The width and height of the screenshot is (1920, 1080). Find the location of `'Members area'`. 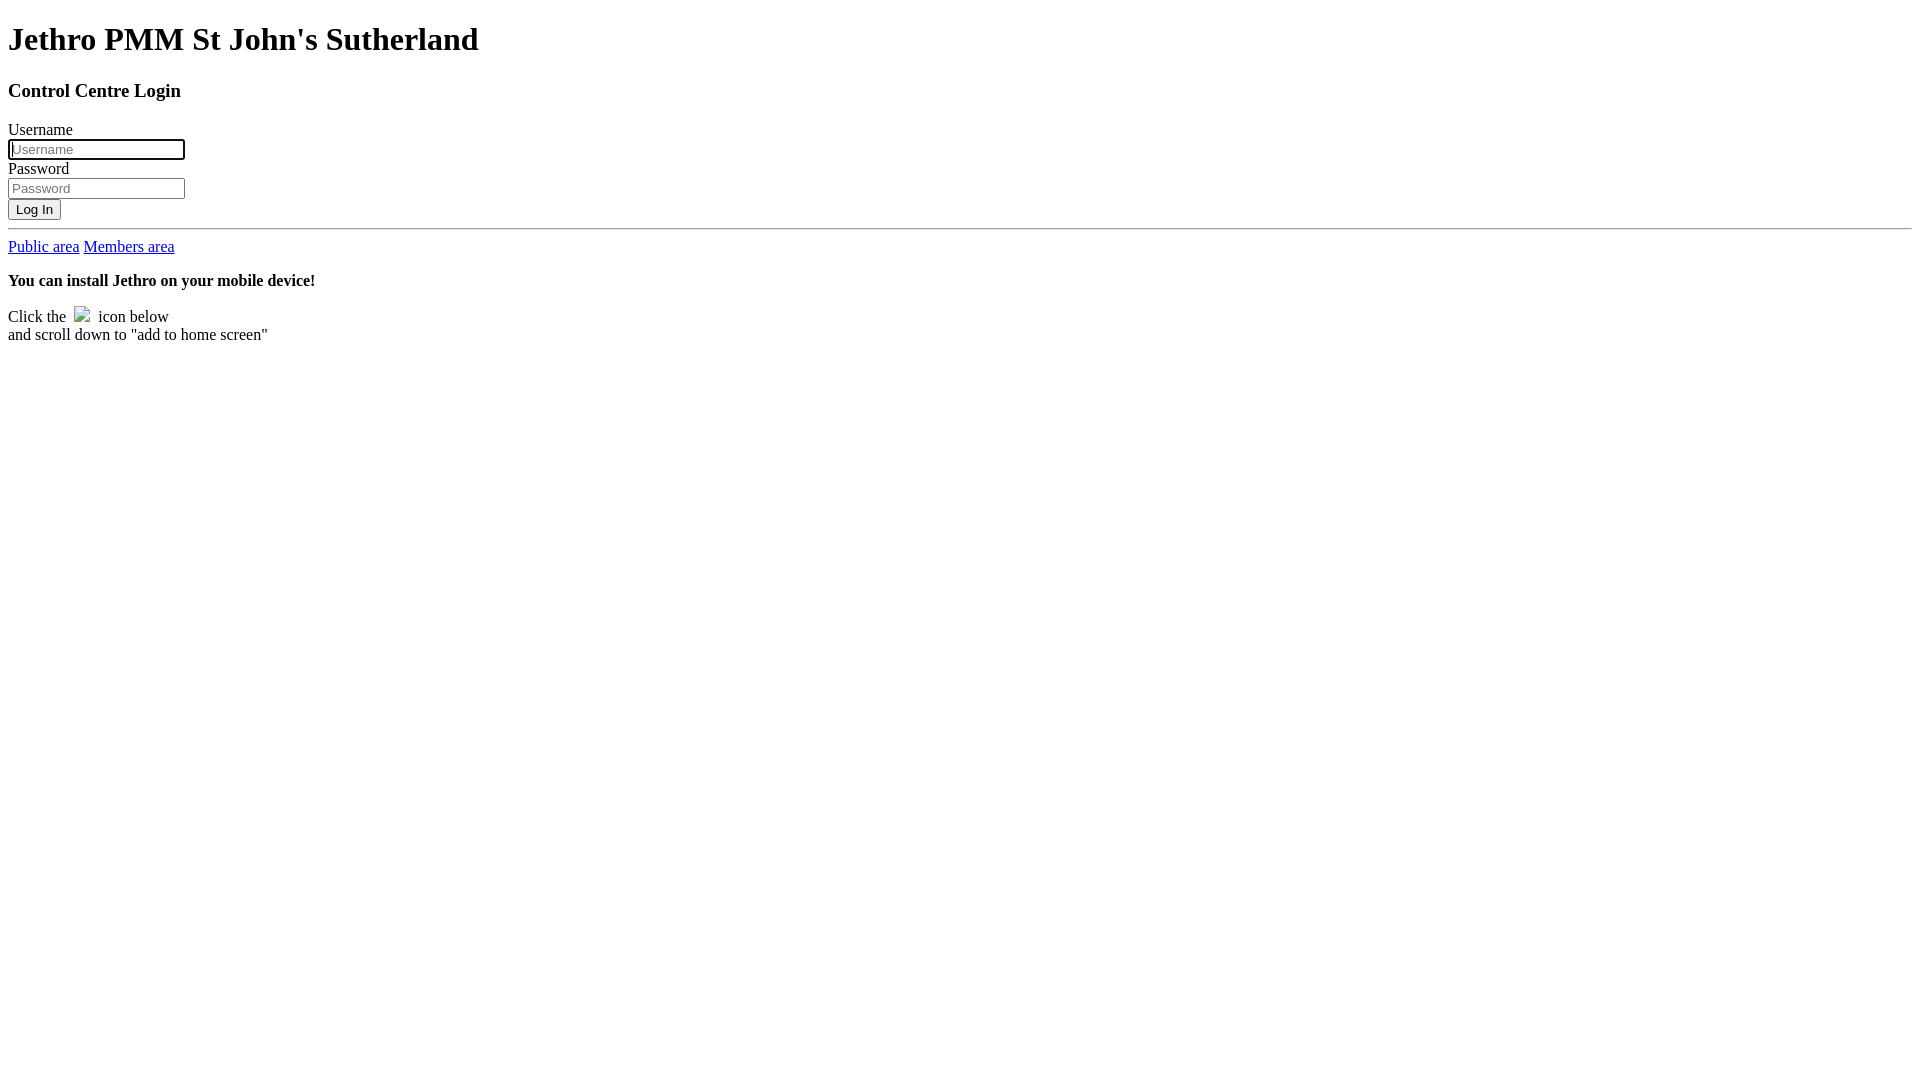

'Members area' is located at coordinates (82, 245).